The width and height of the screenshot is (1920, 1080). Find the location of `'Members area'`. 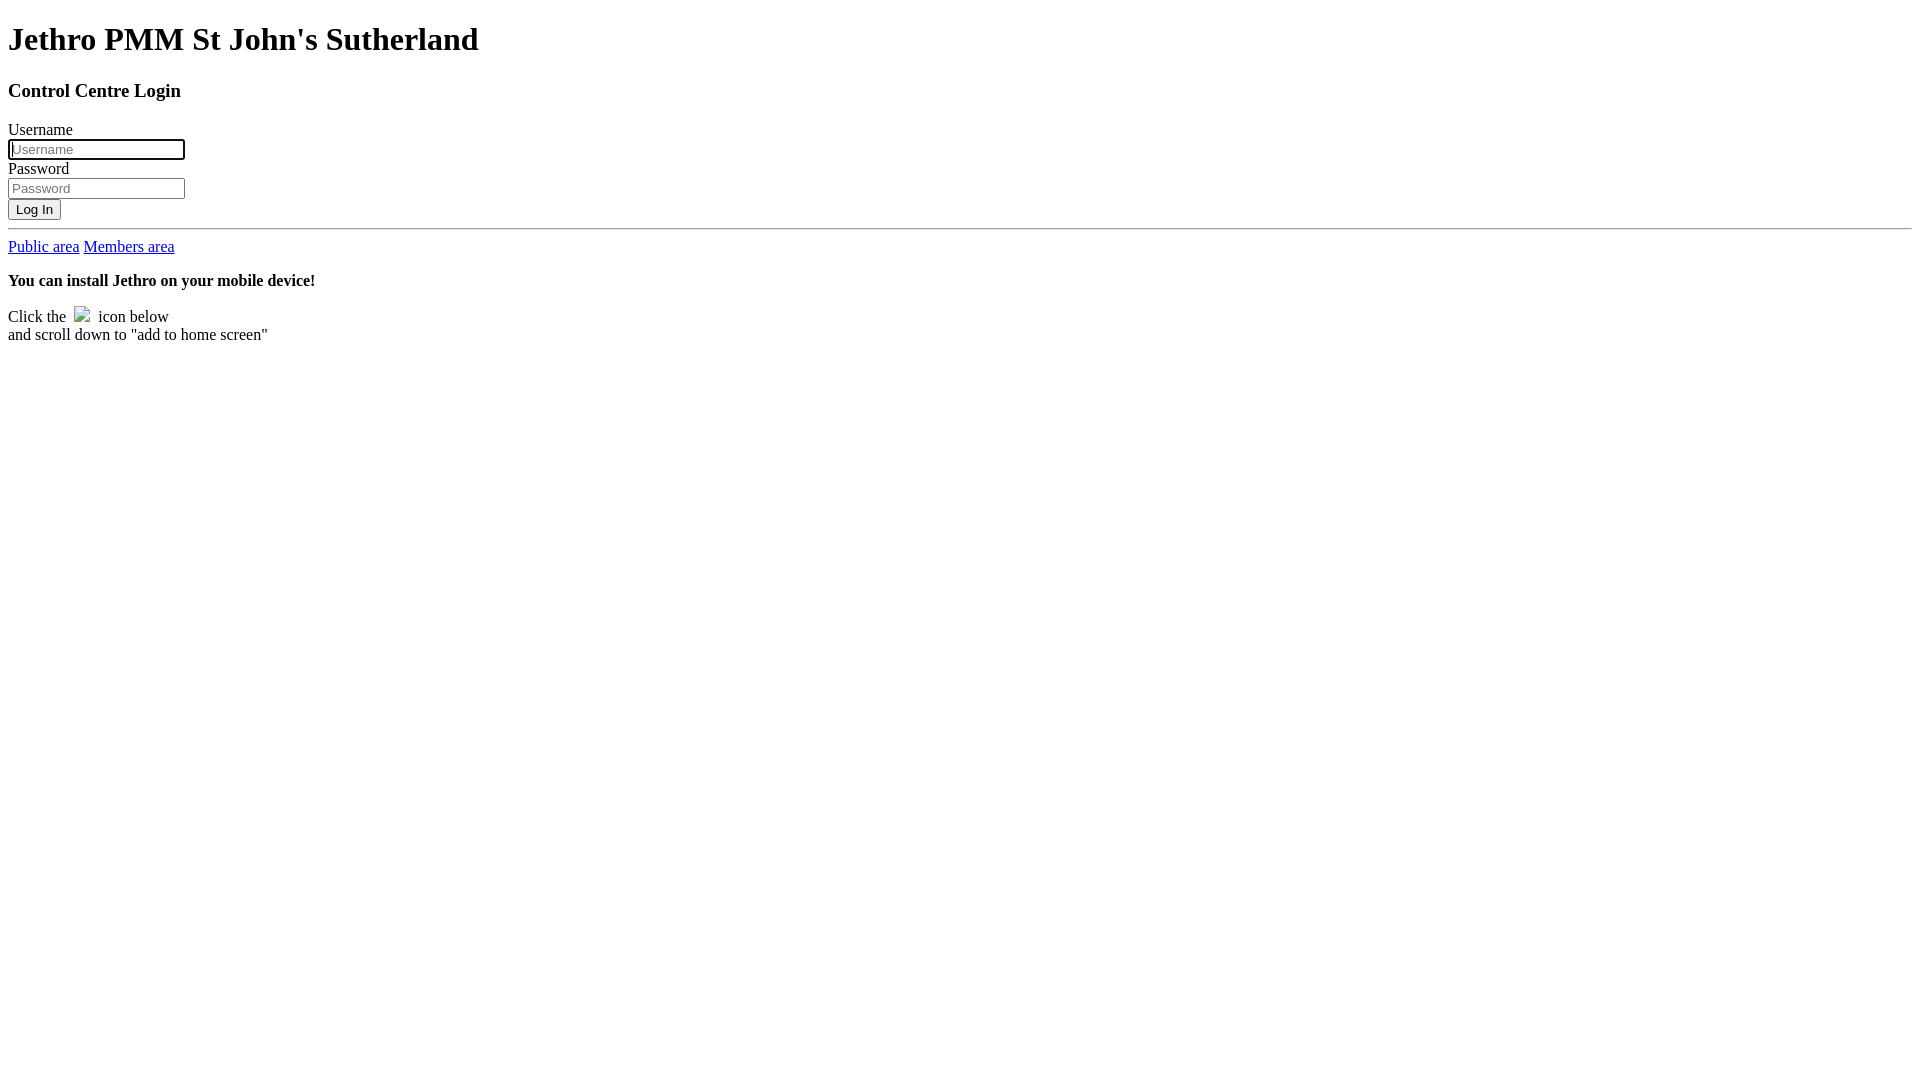

'Members area' is located at coordinates (82, 245).